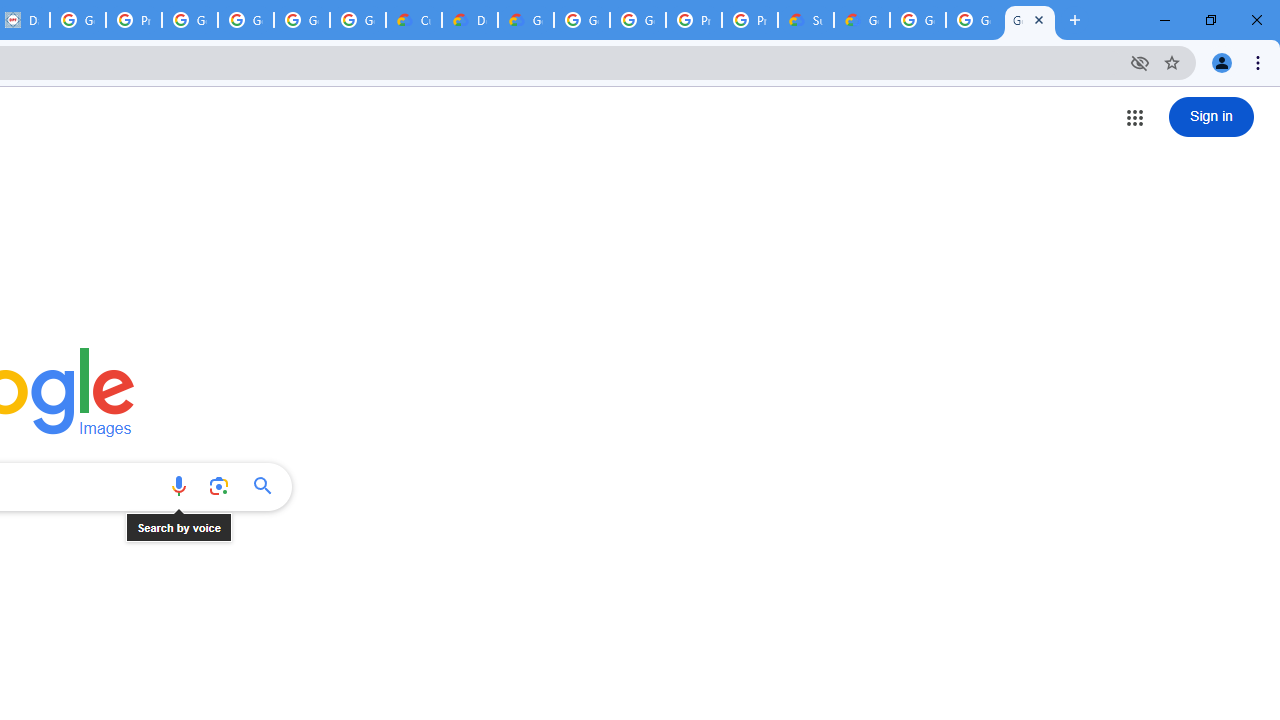 Image resolution: width=1280 pixels, height=720 pixels. What do you see at coordinates (581, 20) in the screenshot?
I see `'Google Cloud Platform'` at bounding box center [581, 20].